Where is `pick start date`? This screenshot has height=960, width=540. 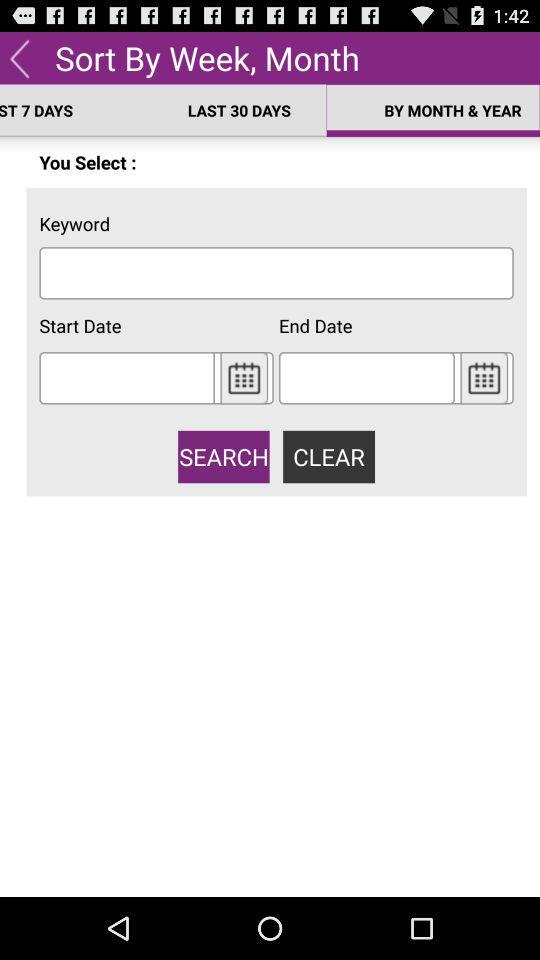 pick start date is located at coordinates (127, 376).